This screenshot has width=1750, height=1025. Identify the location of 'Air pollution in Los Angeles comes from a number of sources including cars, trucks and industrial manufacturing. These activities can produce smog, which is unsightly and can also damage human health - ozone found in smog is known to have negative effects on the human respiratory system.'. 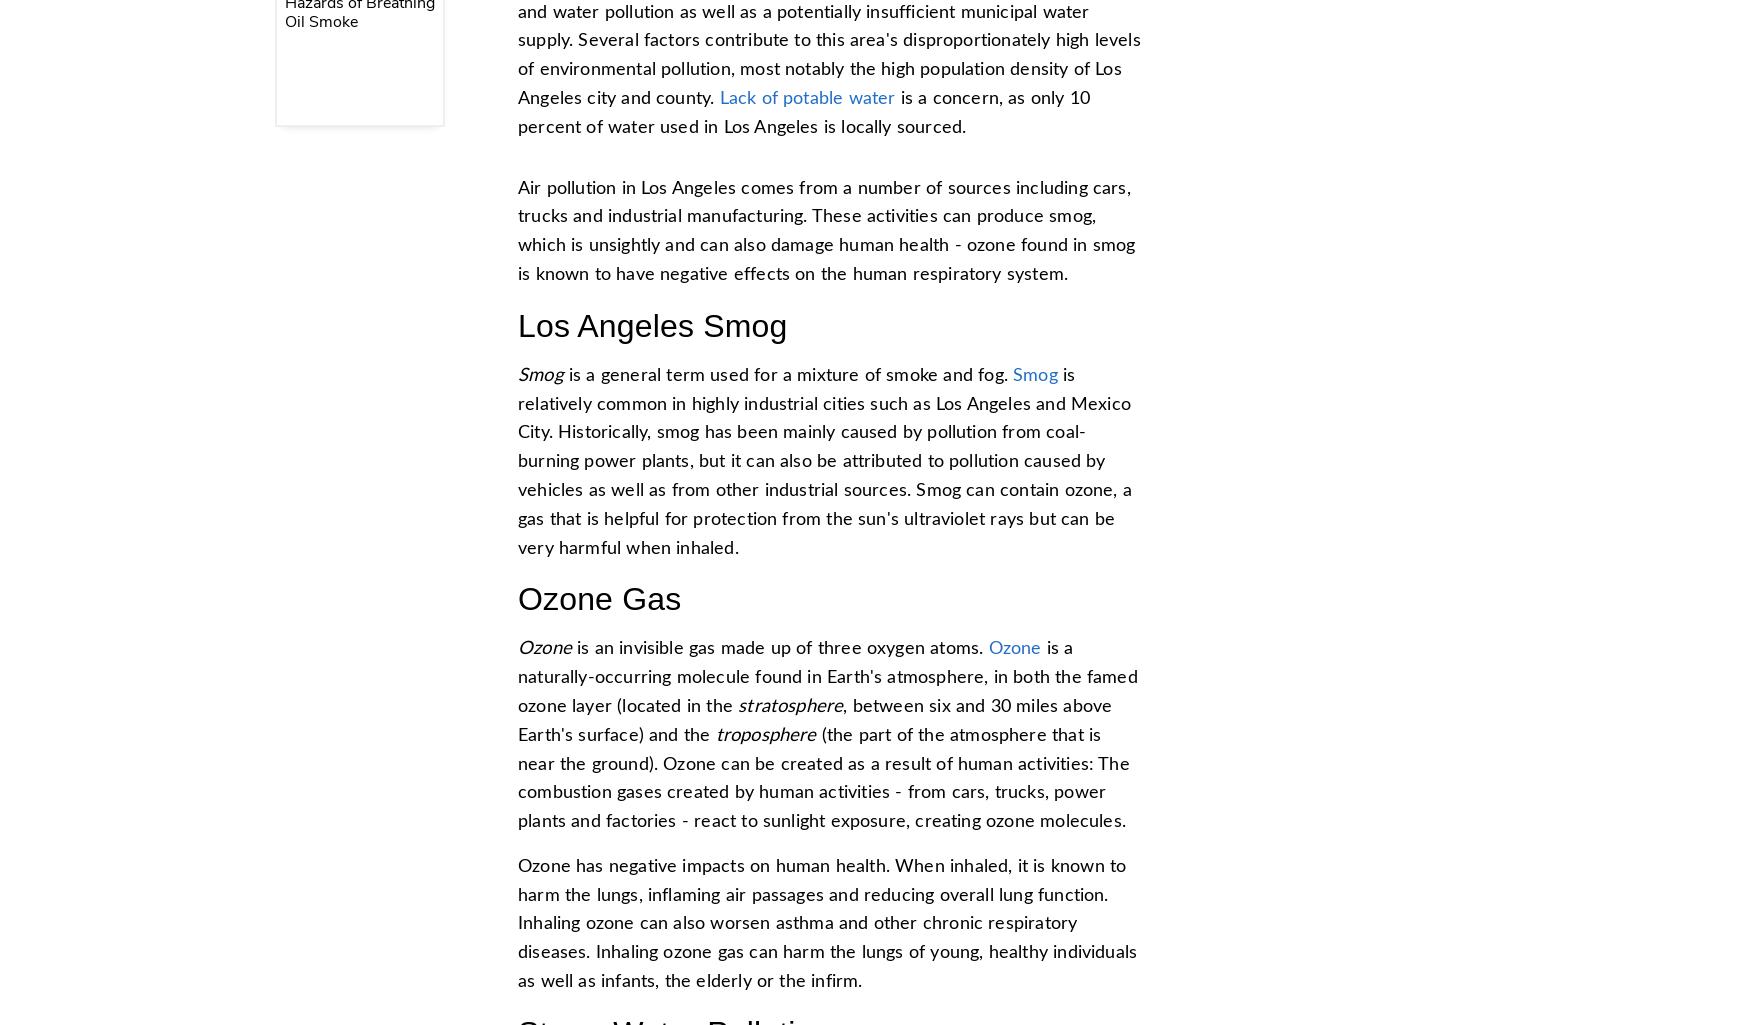
(517, 230).